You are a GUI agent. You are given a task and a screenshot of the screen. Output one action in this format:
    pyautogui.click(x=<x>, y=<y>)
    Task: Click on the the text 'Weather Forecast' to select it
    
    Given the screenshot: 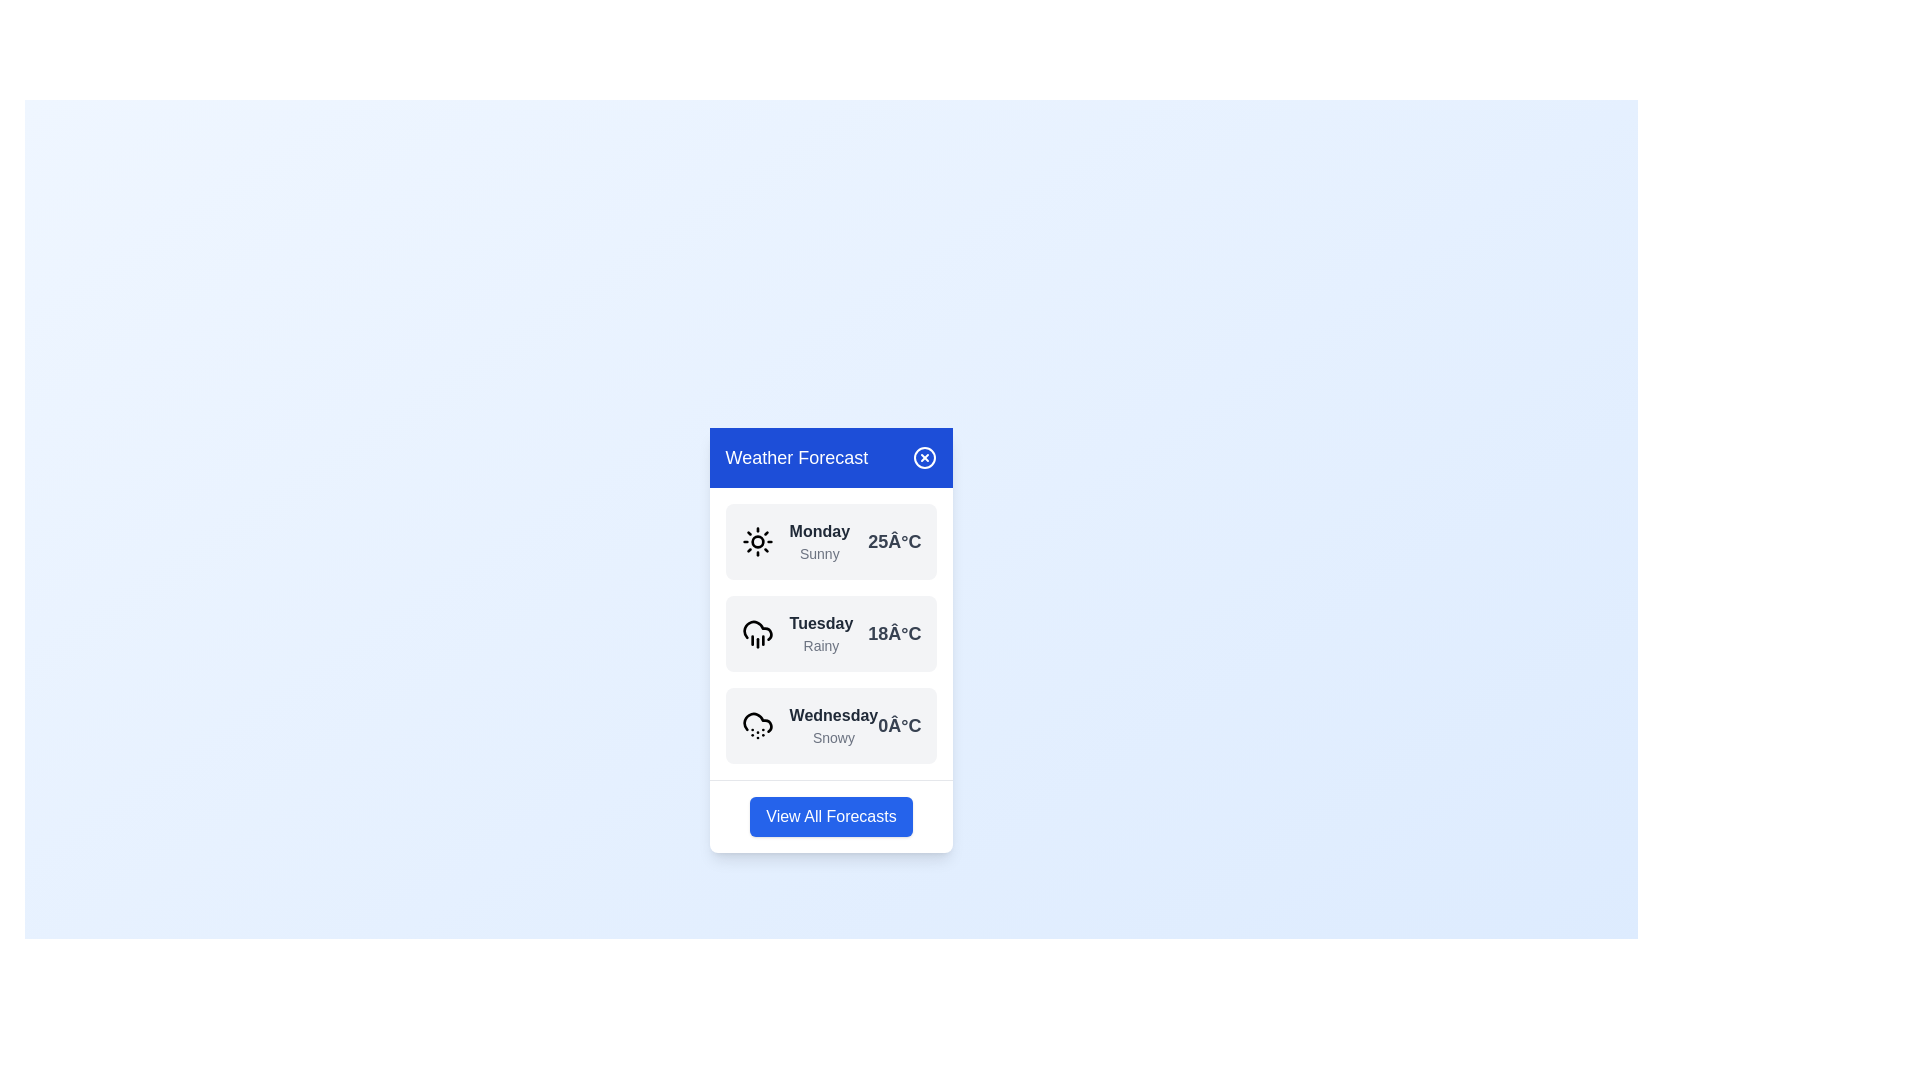 What is the action you would take?
    pyautogui.click(x=795, y=457)
    